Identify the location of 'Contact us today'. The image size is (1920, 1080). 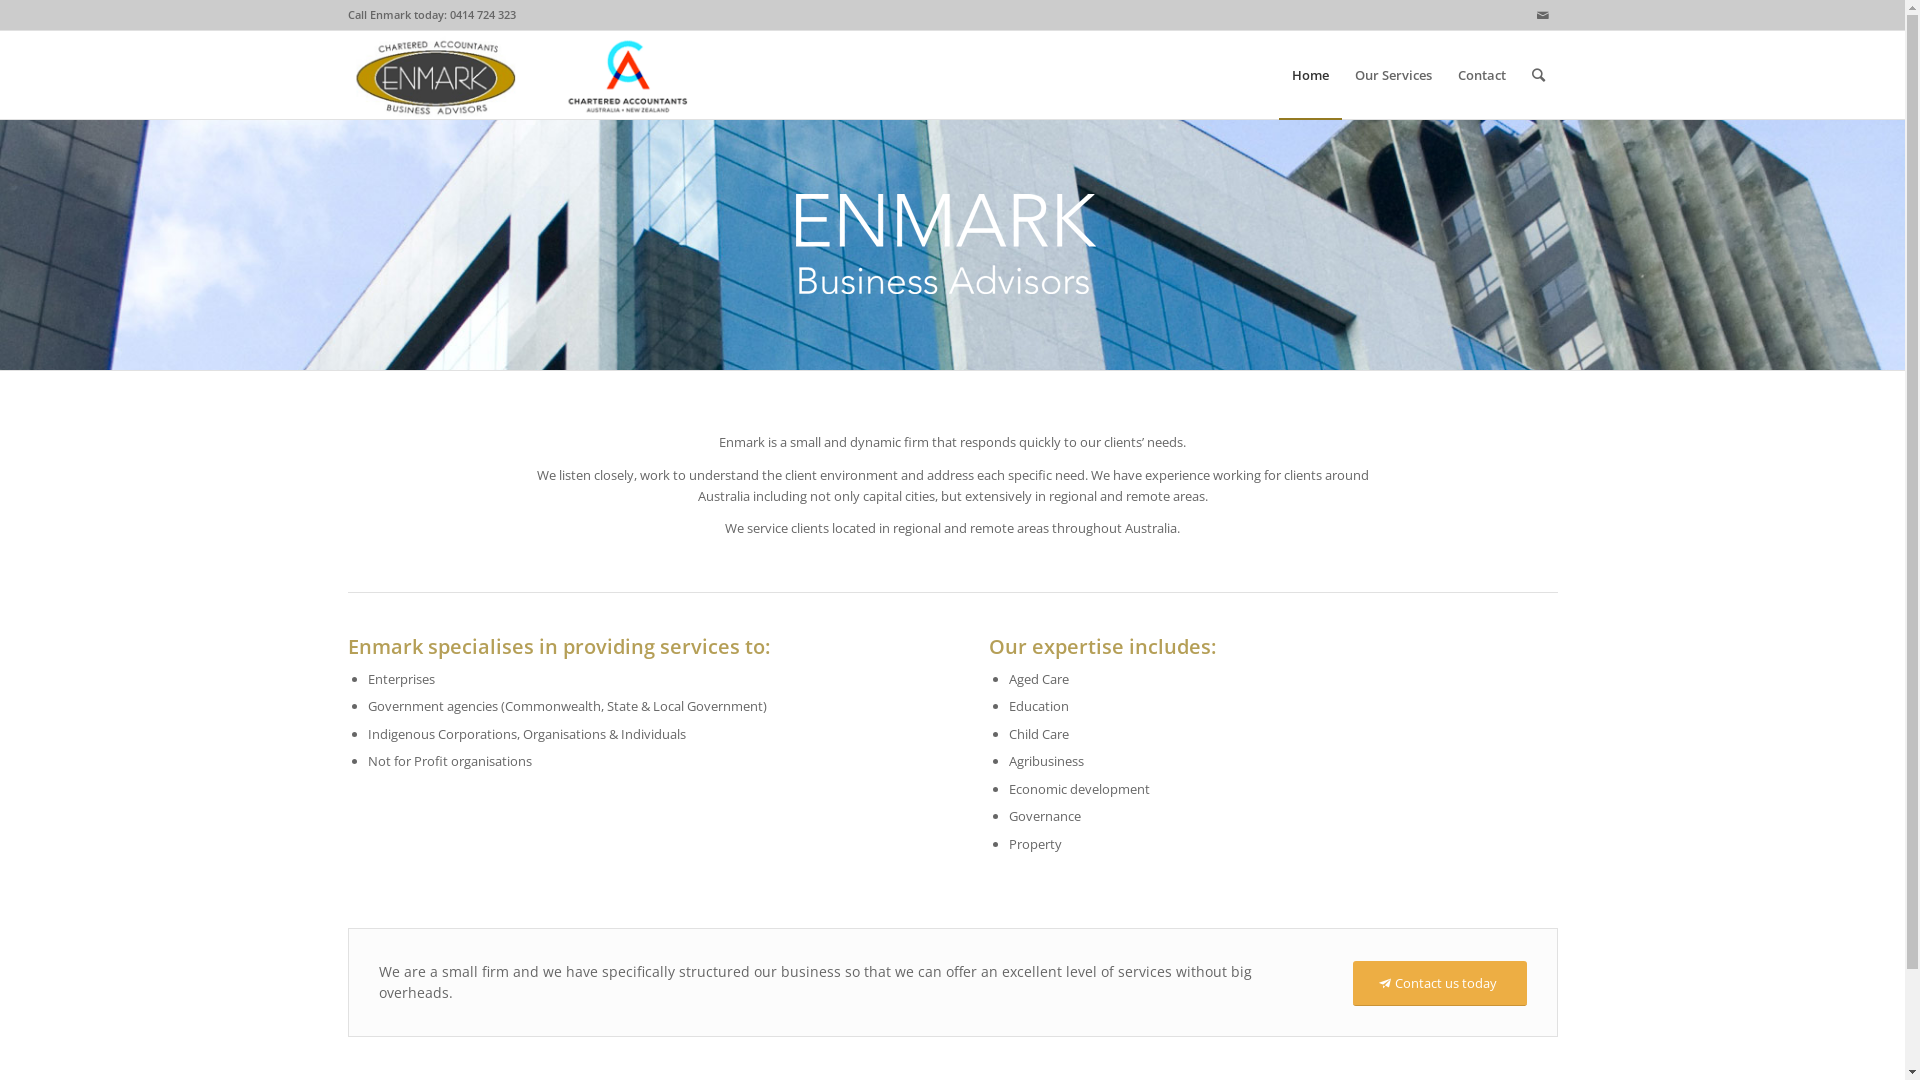
(1438, 982).